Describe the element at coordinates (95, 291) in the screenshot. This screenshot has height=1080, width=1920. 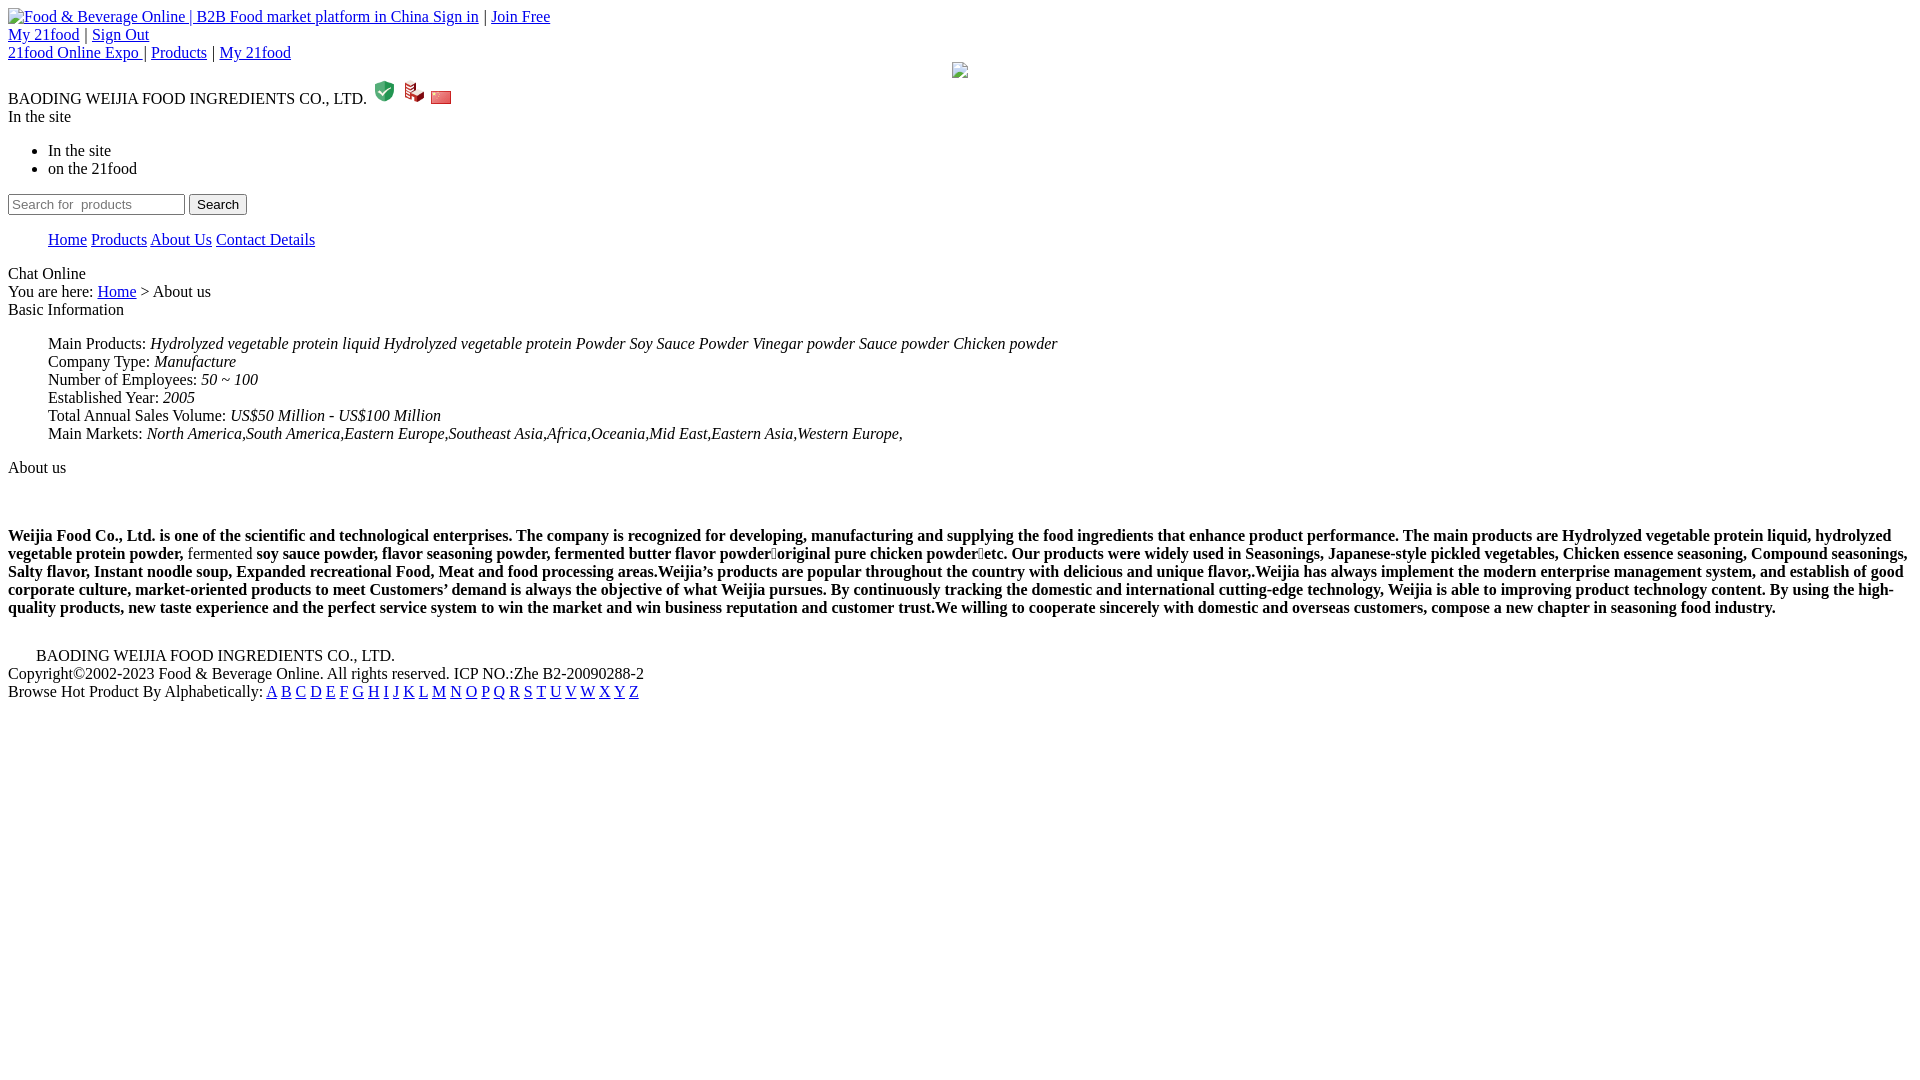
I see `'Home'` at that location.